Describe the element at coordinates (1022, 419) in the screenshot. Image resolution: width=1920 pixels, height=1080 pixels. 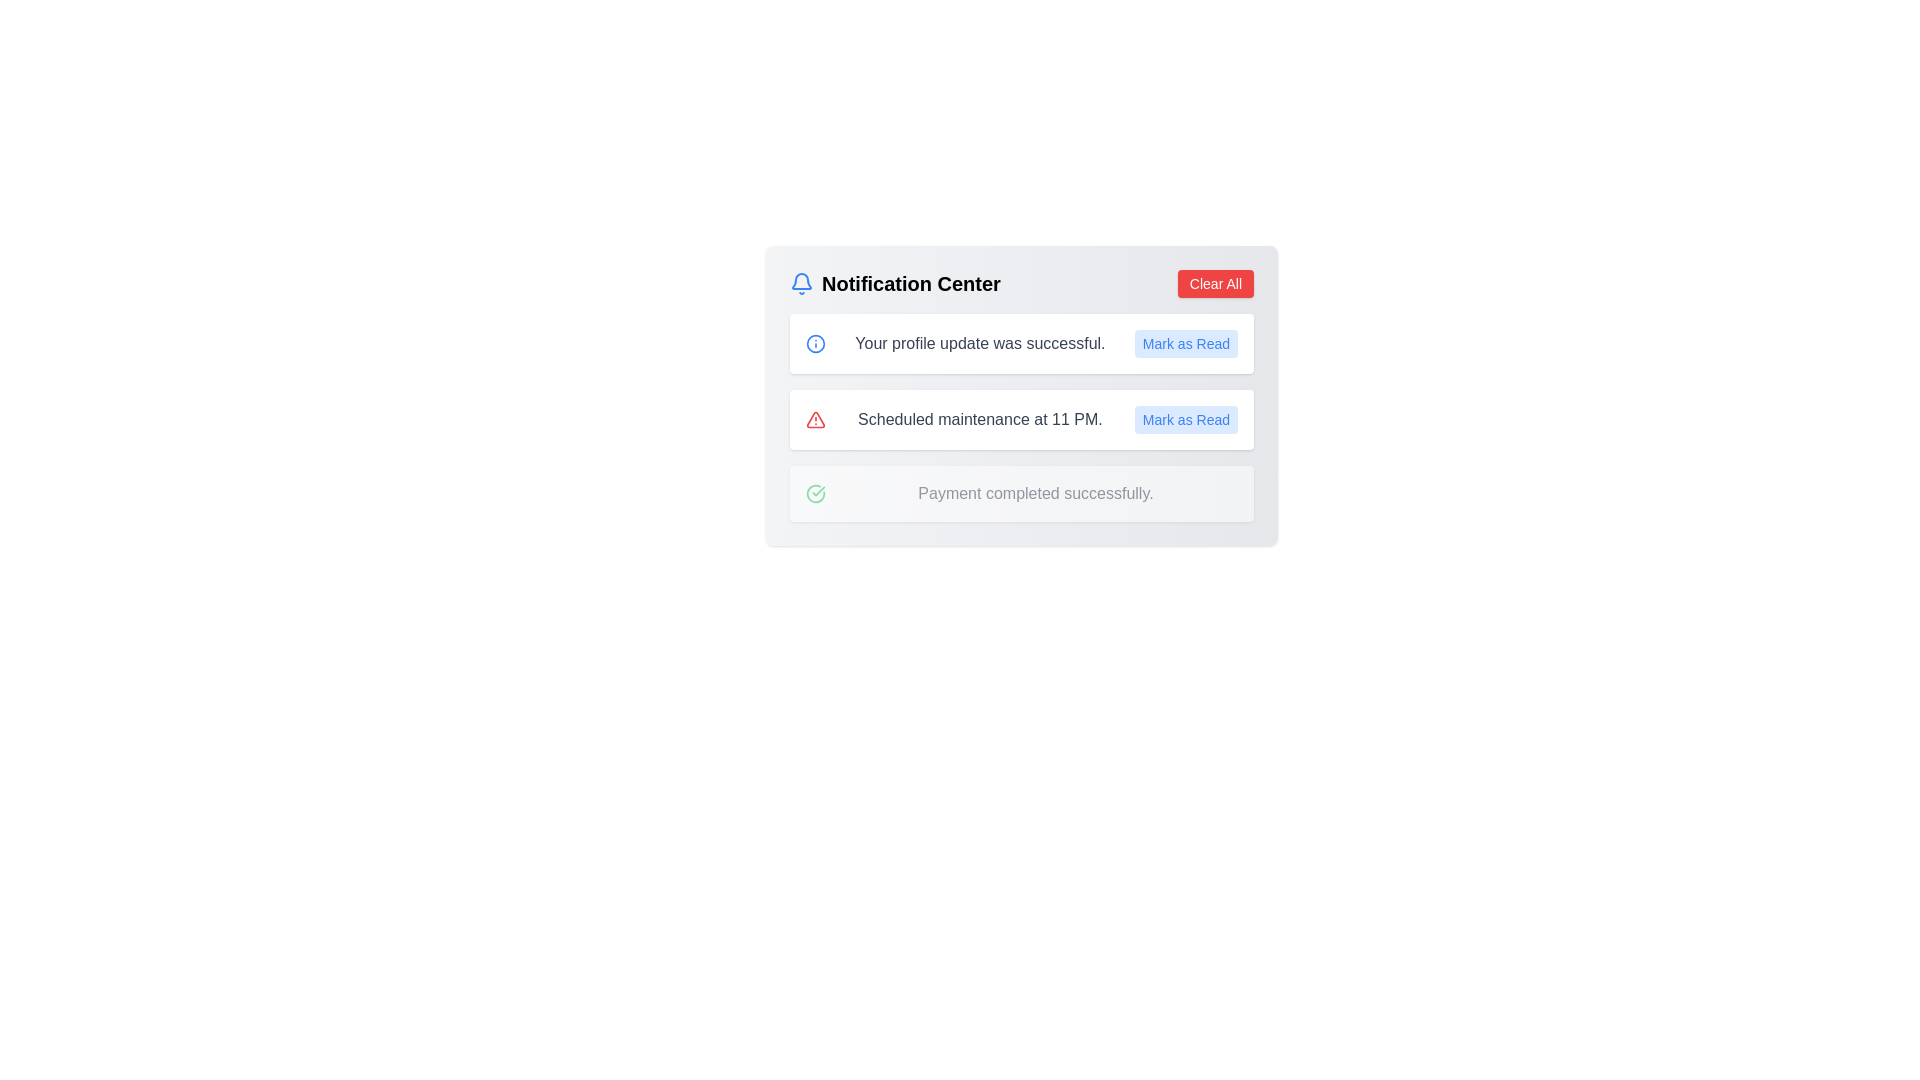
I see `notification text of the second notification card, which contains the message 'Scheduled maintenance at 11 PM.'` at that location.